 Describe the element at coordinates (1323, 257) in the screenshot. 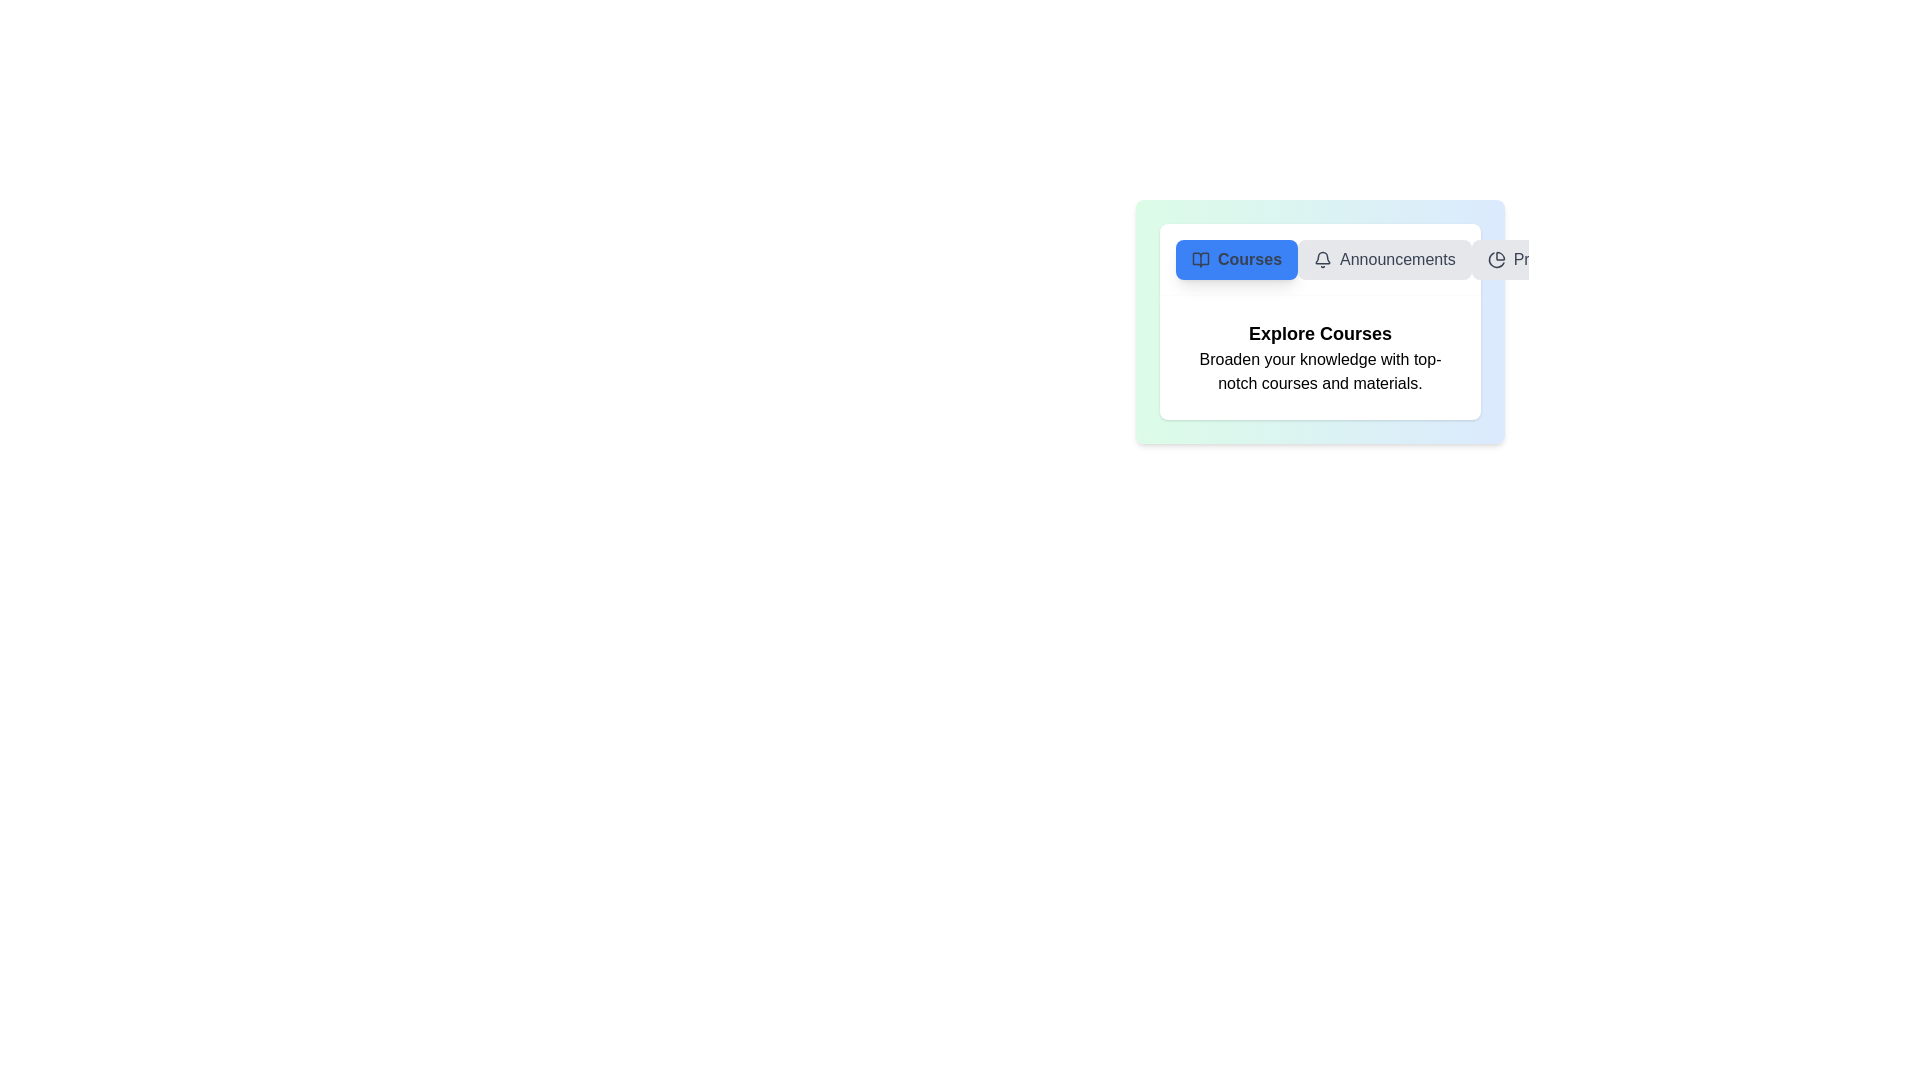

I see `the notification icon located at the rightmost side of the horizontal tab-like section above the 'Explore Courses' content card, which is smaller and visually distinct due to its iconographic design` at that location.